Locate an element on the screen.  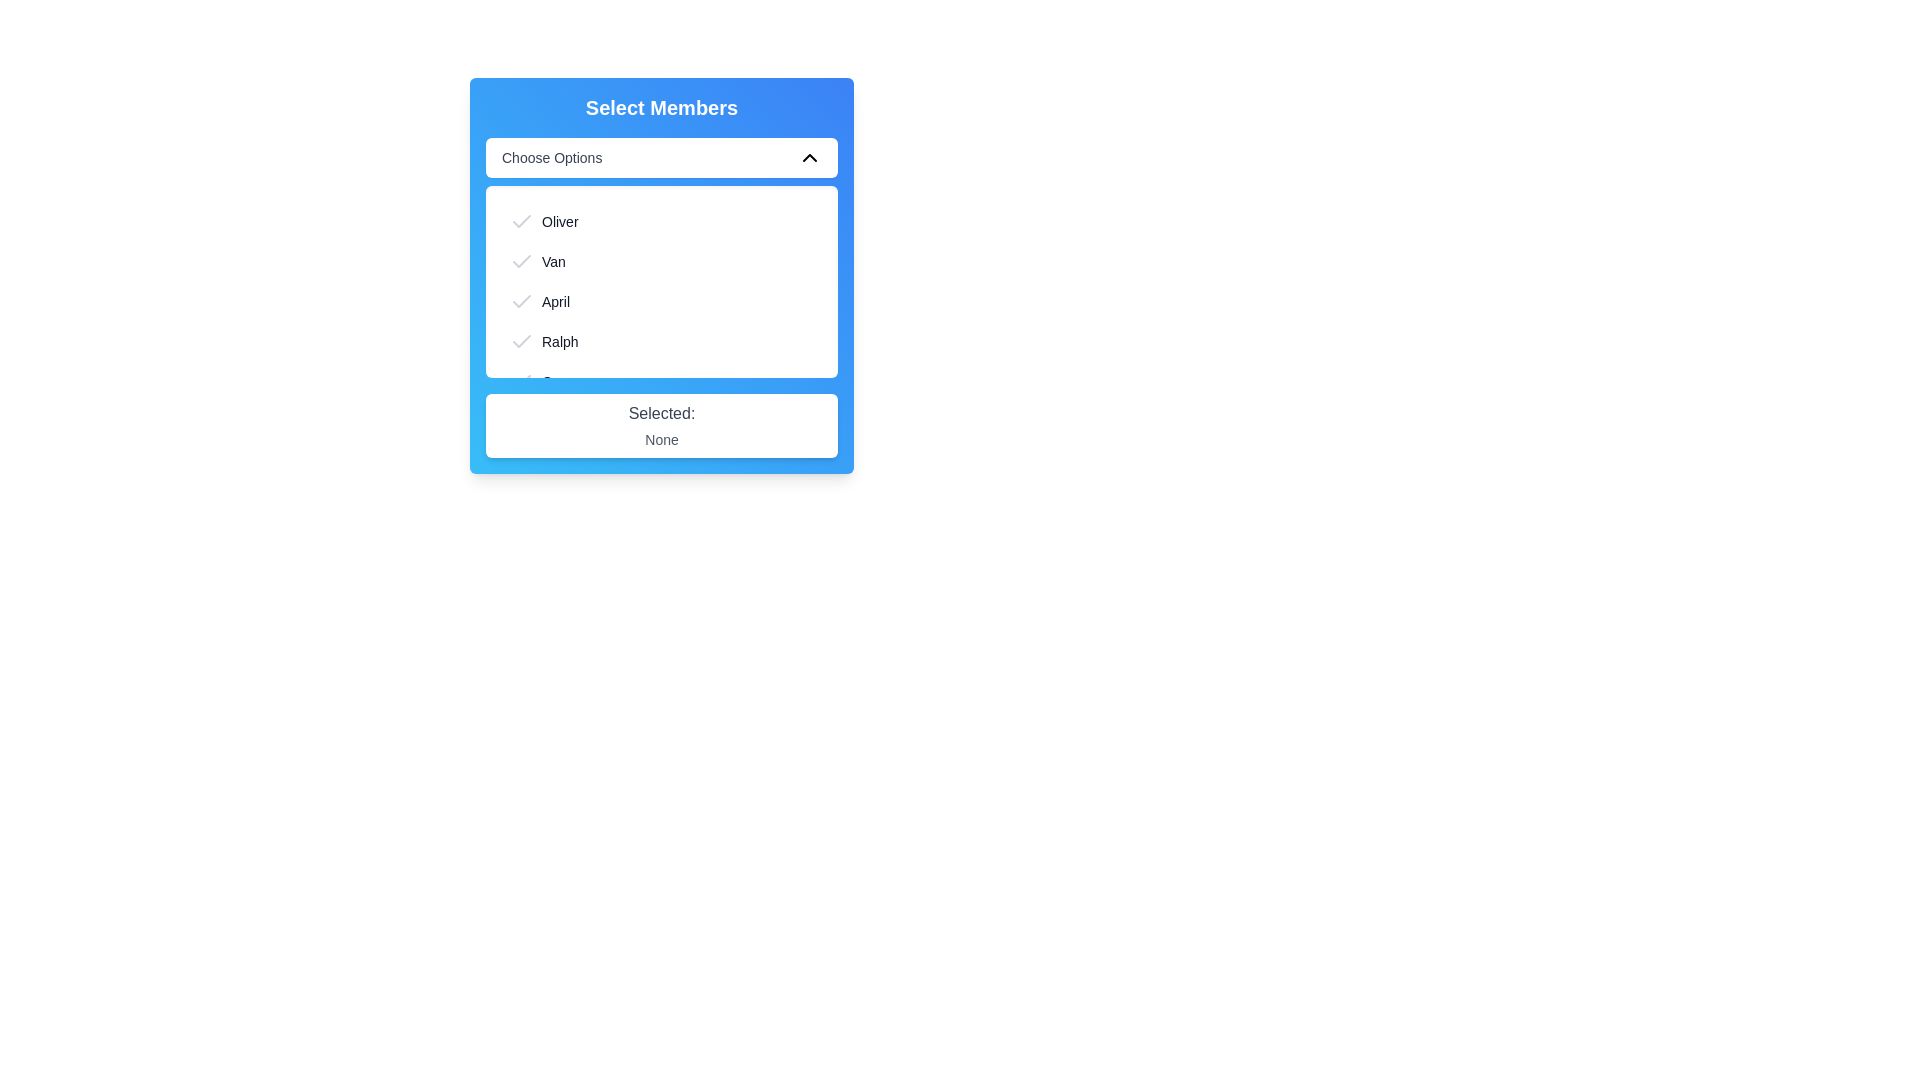
the selection state icon at the beginning of the row labeled 'Omar' in the dropdown list is located at coordinates (522, 381).